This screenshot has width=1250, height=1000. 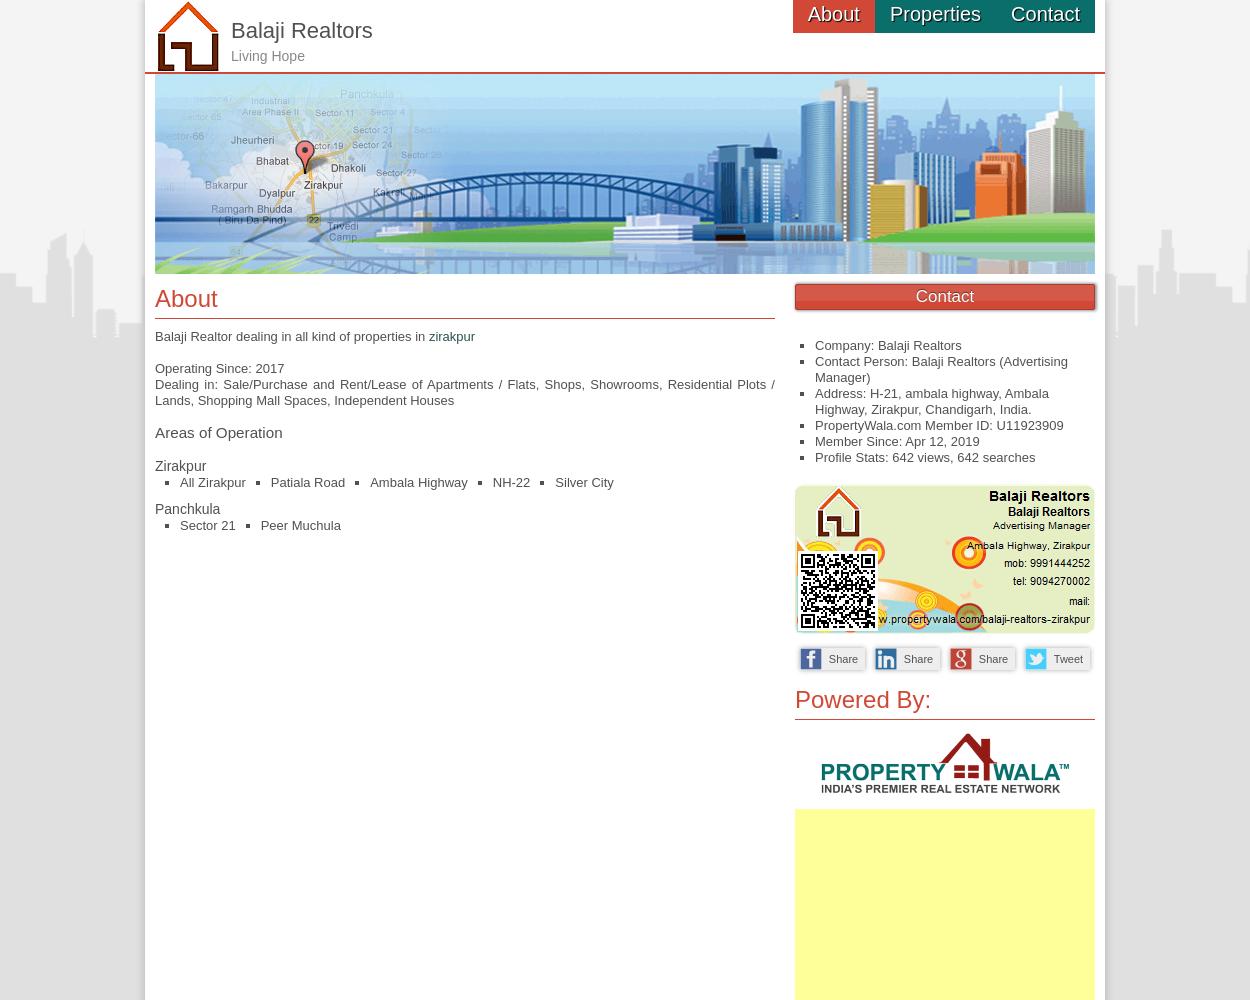 I want to click on 'Properties', so click(x=935, y=14).